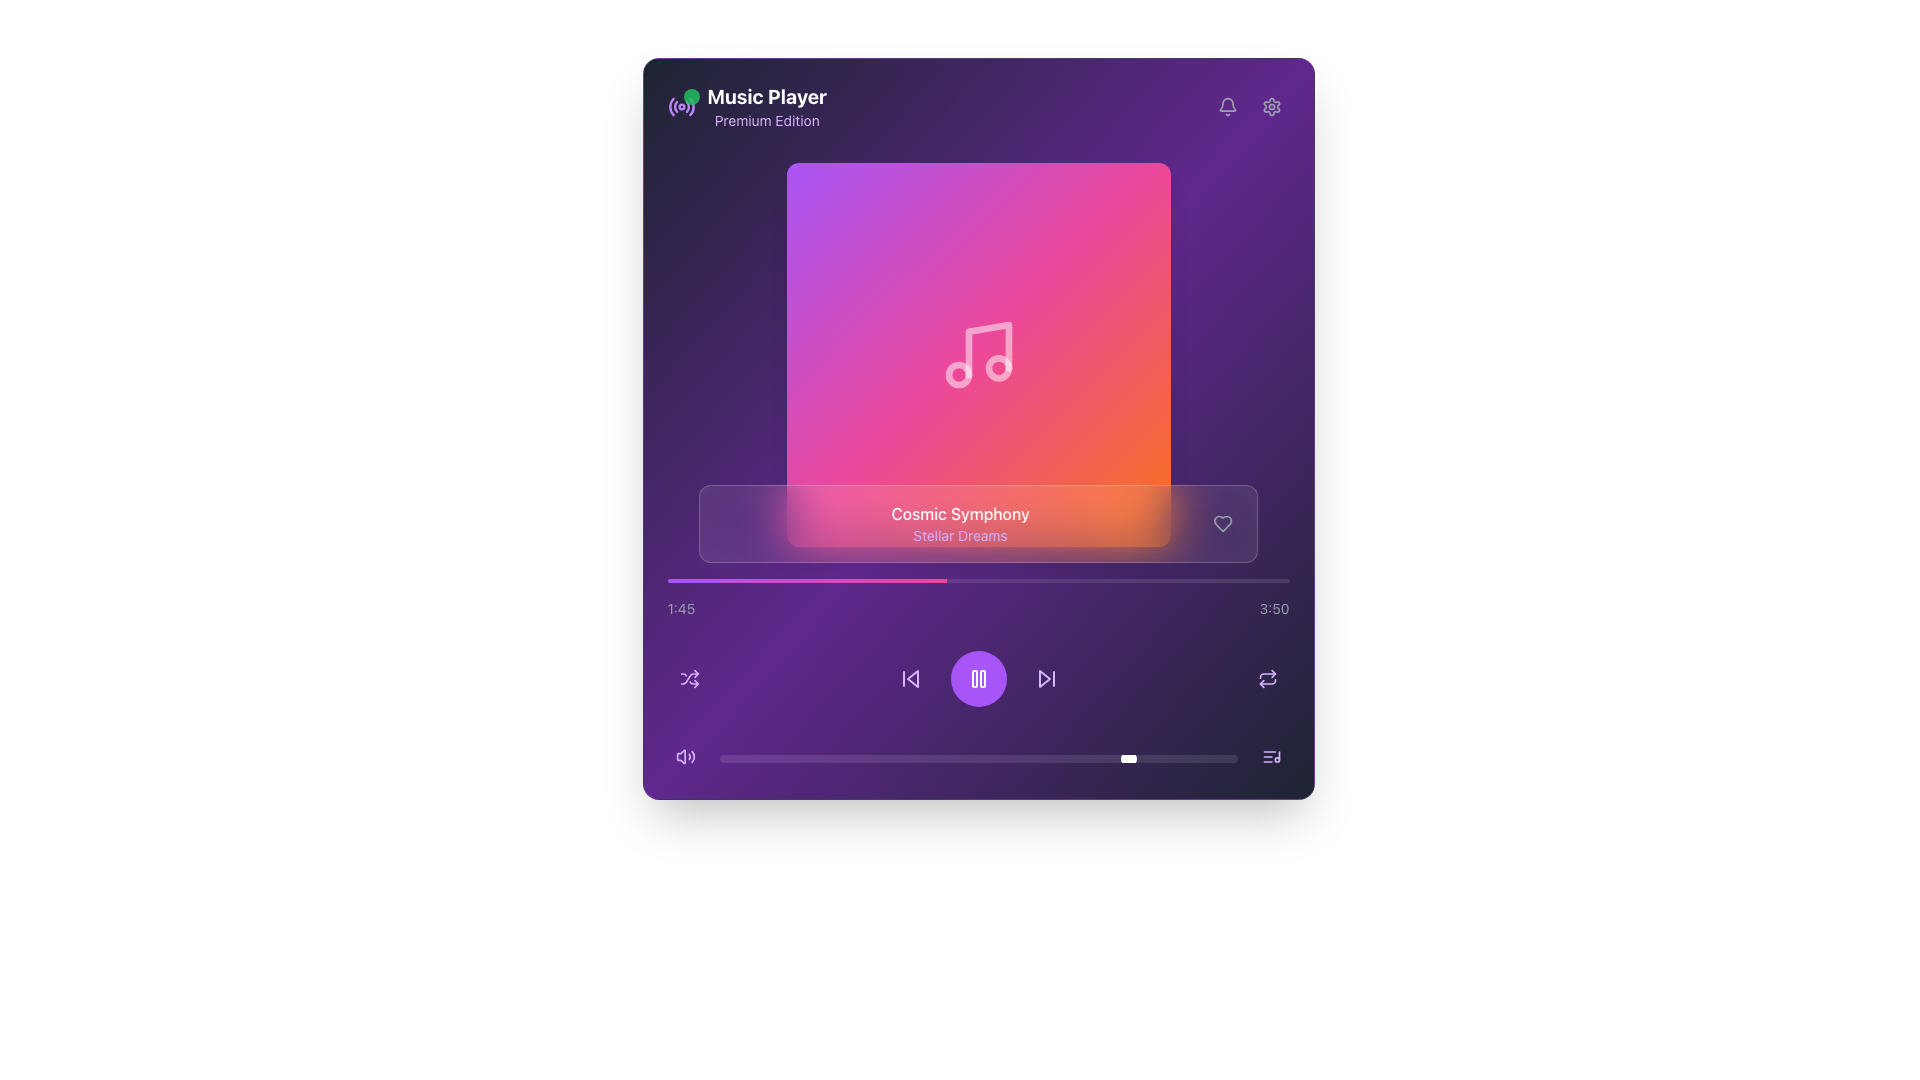  Describe the element at coordinates (1273, 608) in the screenshot. I see `the text label displaying '3:50' on the dark purple background, which is part of the duration display in the music player interface` at that location.